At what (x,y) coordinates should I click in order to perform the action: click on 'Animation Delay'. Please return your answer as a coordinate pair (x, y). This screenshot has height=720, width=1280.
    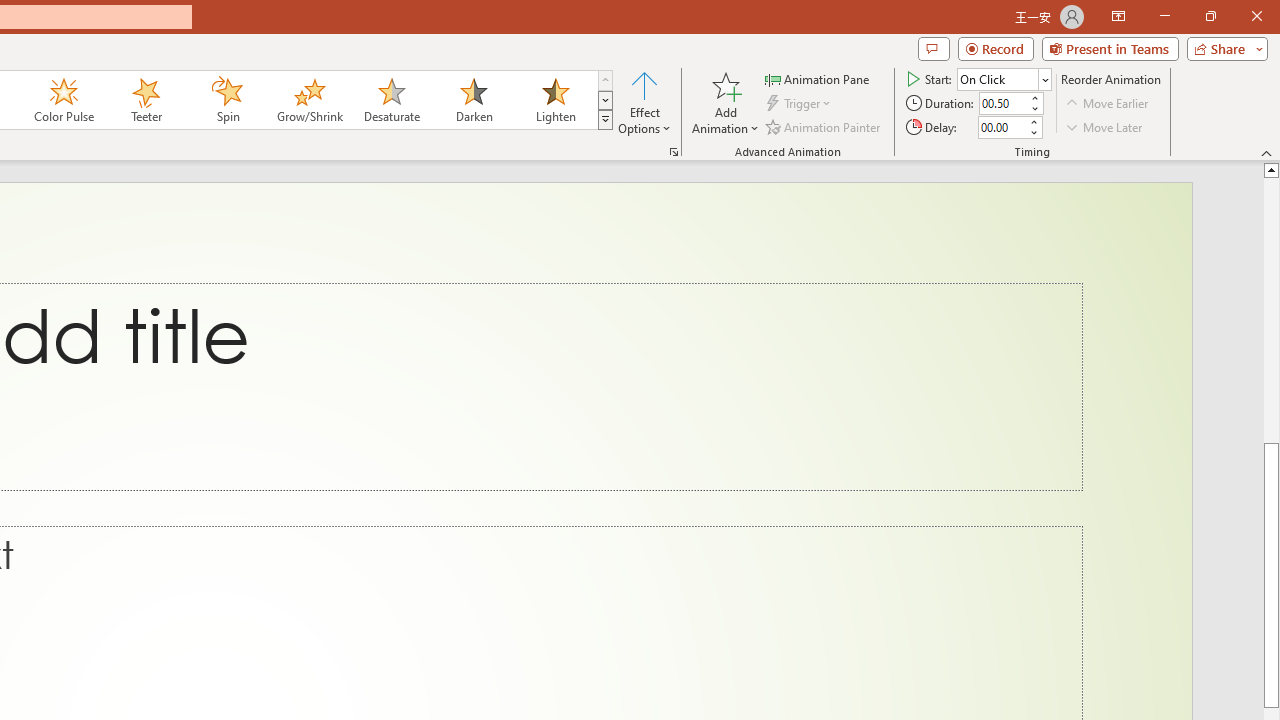
    Looking at the image, I should click on (1002, 127).